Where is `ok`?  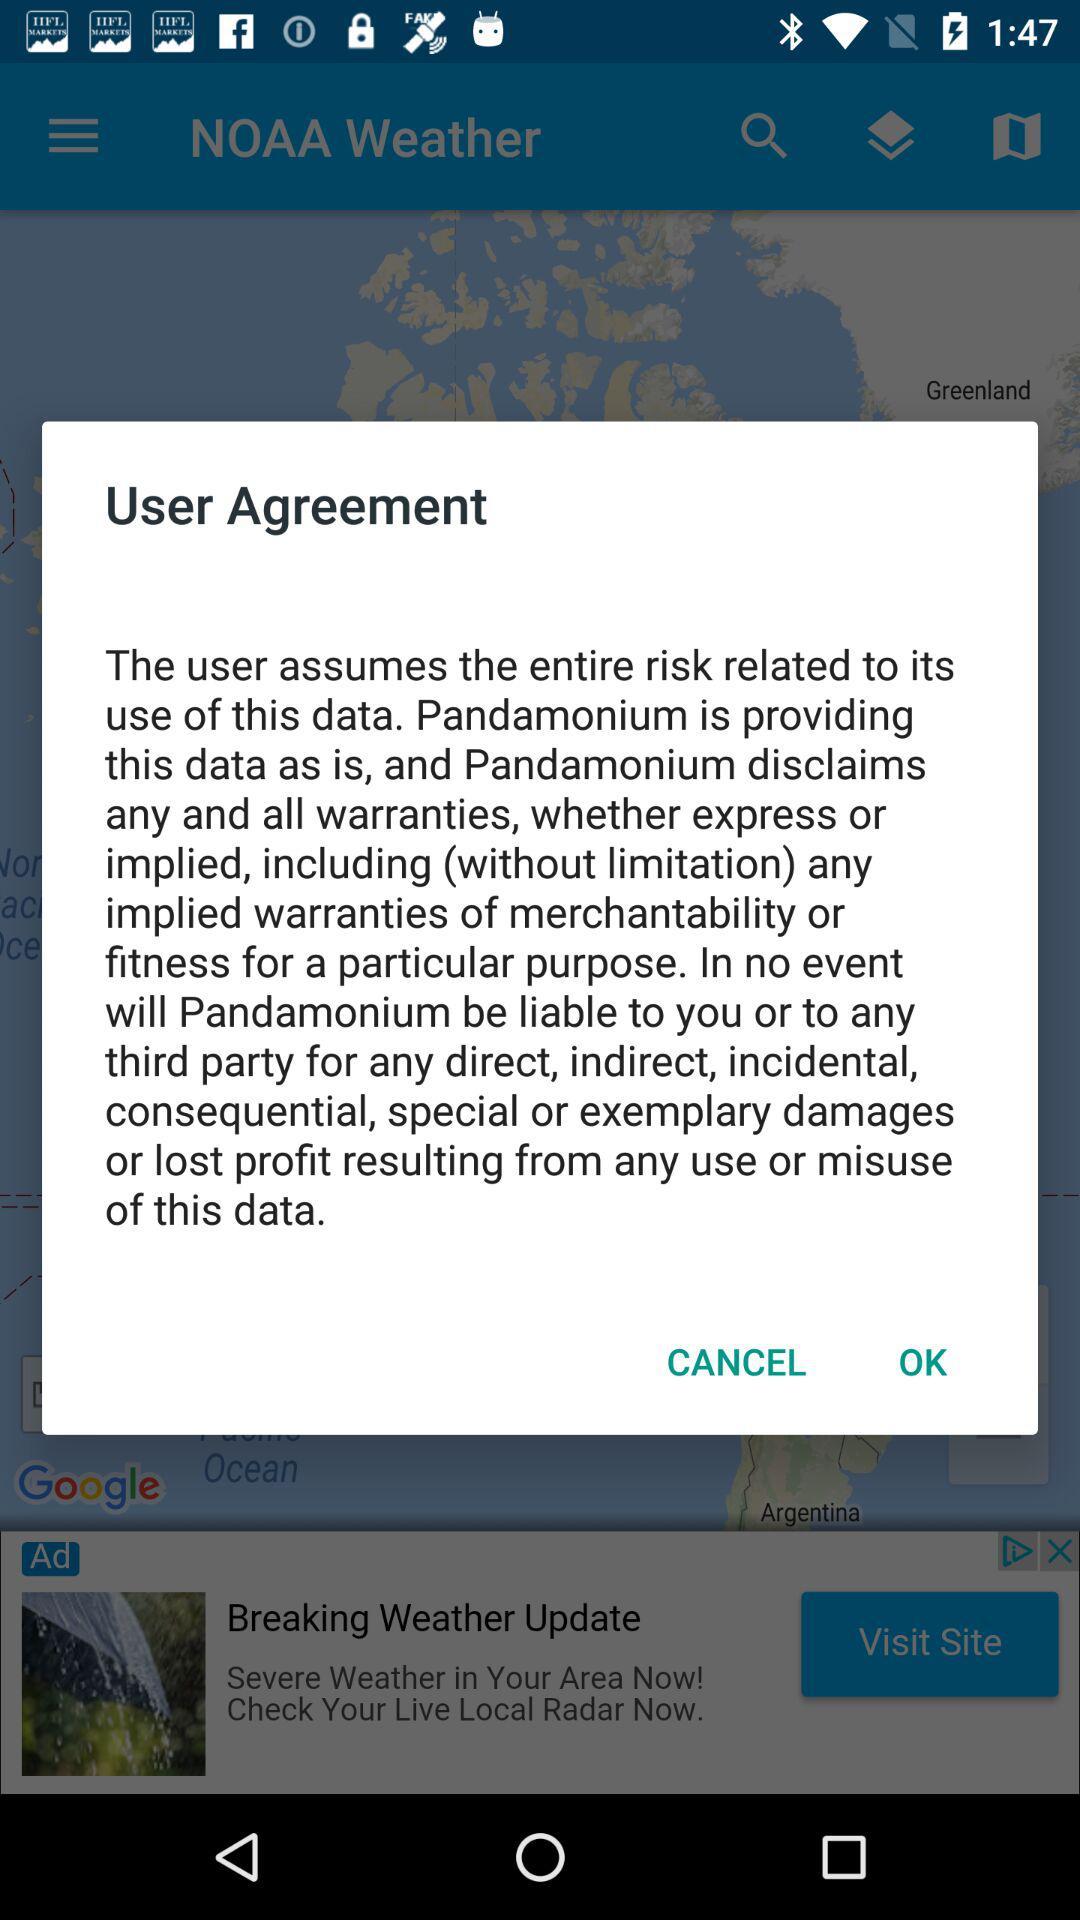
ok is located at coordinates (922, 1360).